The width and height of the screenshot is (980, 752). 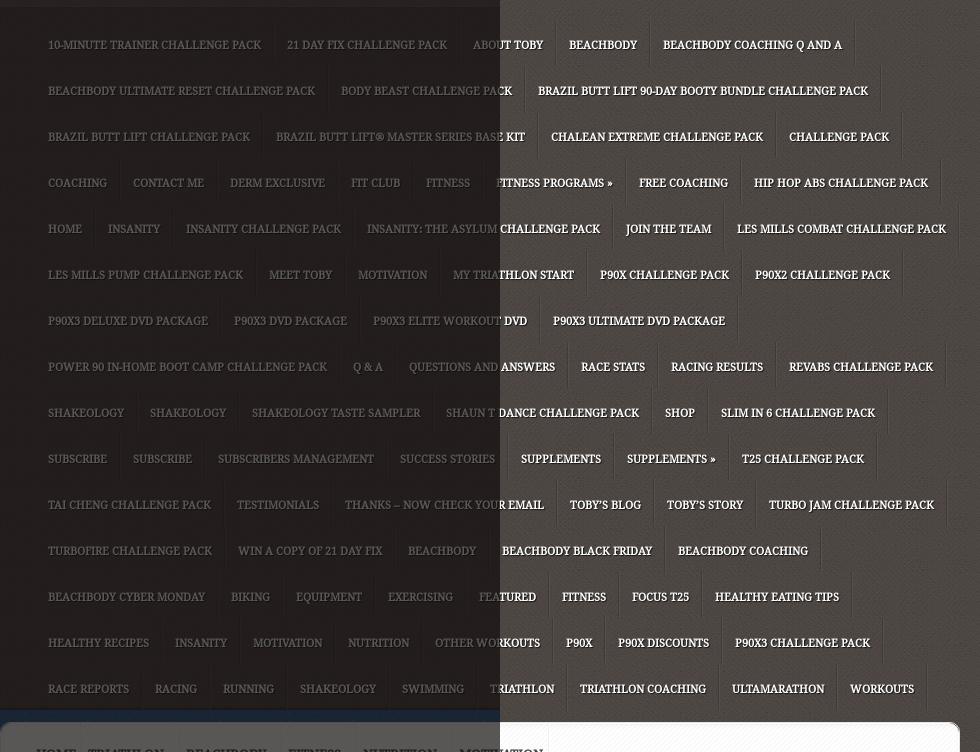 What do you see at coordinates (803, 459) in the screenshot?
I see `'T25 Challenge Pack'` at bounding box center [803, 459].